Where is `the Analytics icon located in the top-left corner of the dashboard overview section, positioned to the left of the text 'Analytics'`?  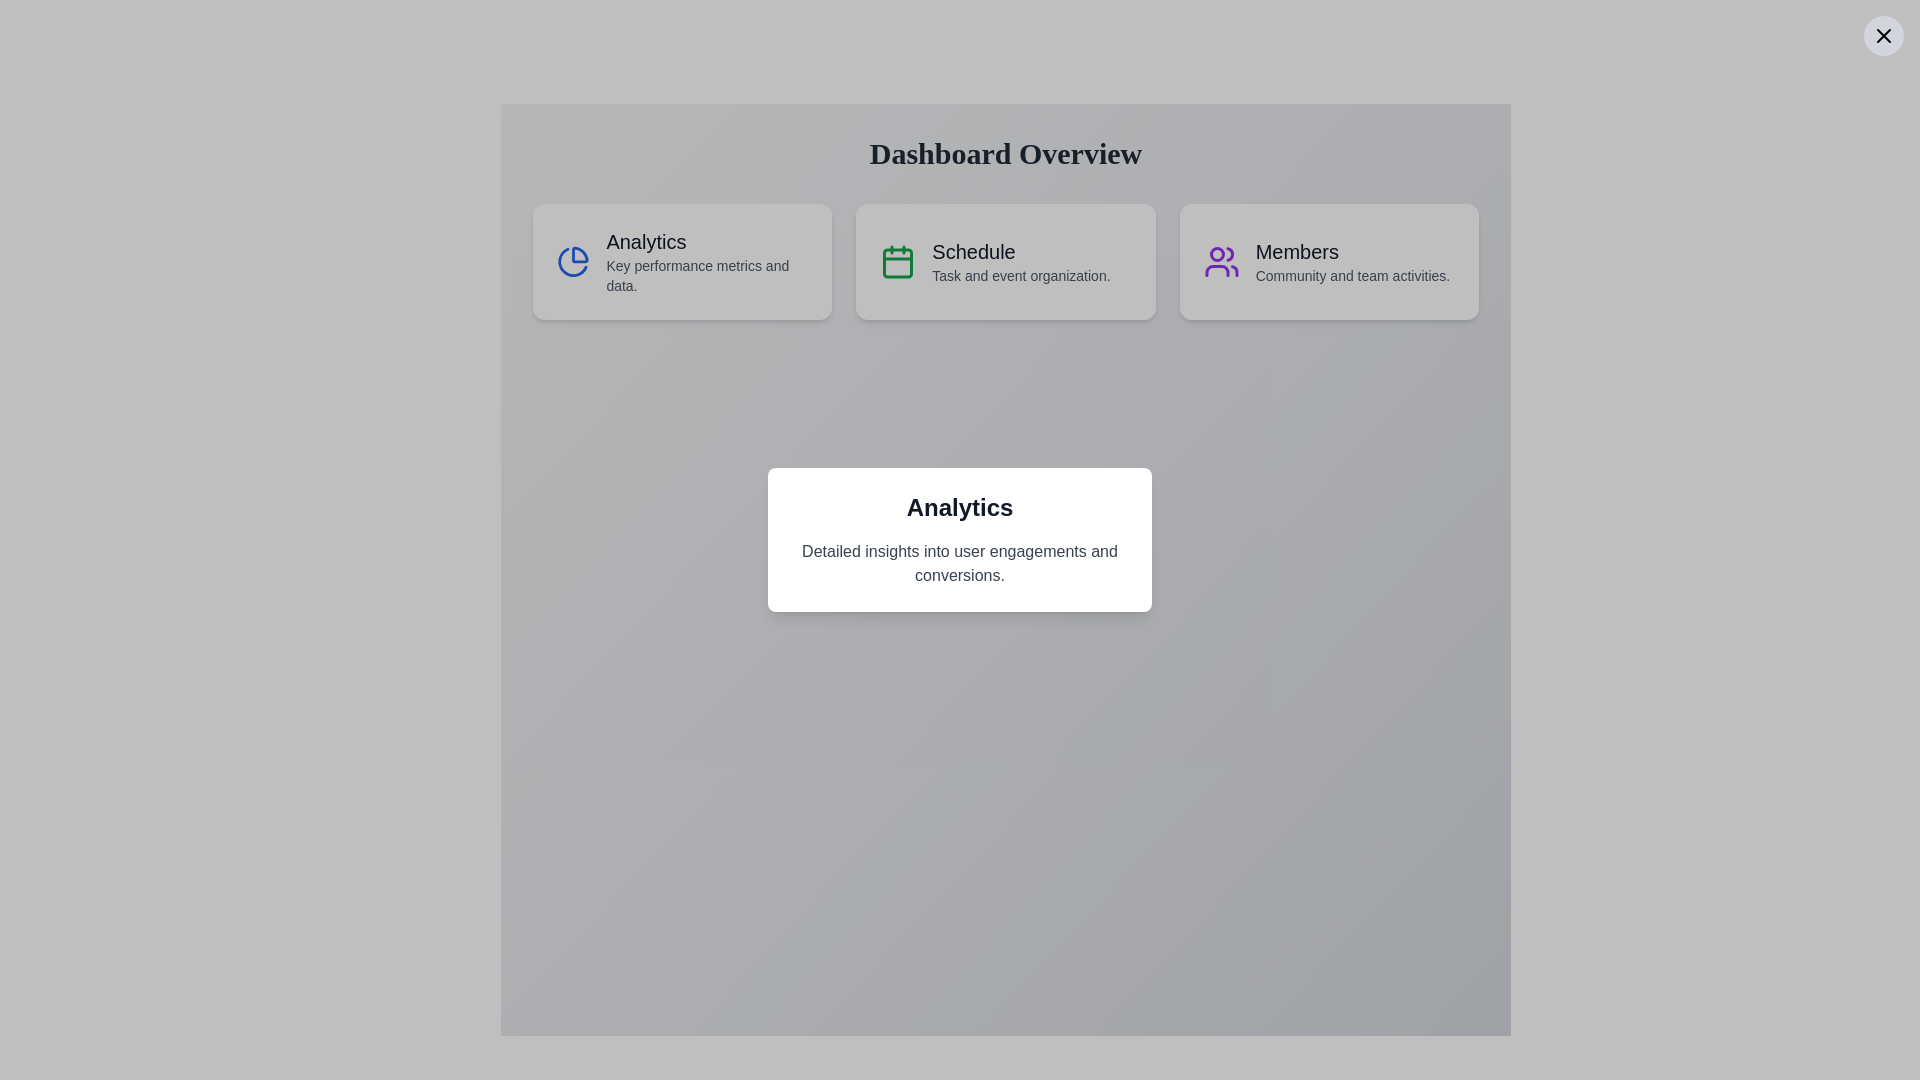
the Analytics icon located in the top-left corner of the dashboard overview section, positioned to the left of the text 'Analytics' is located at coordinates (572, 261).